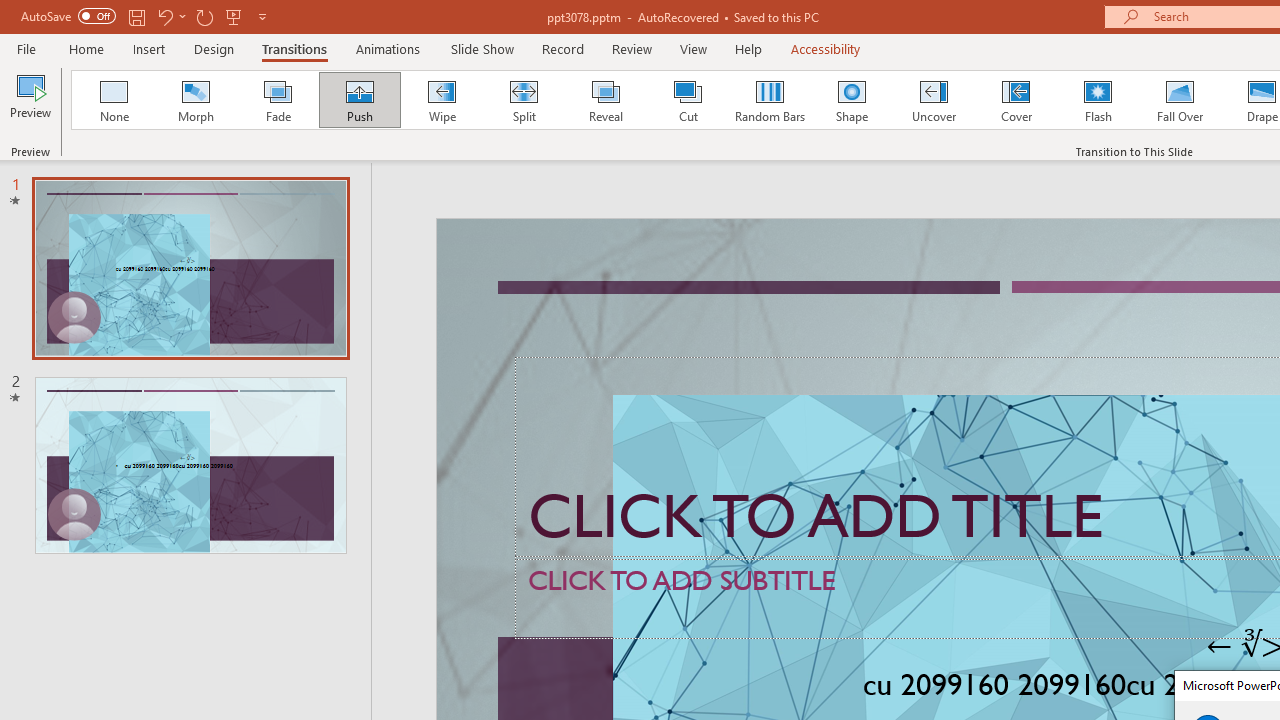 This screenshot has height=720, width=1280. I want to click on 'Uncover', so click(933, 100).